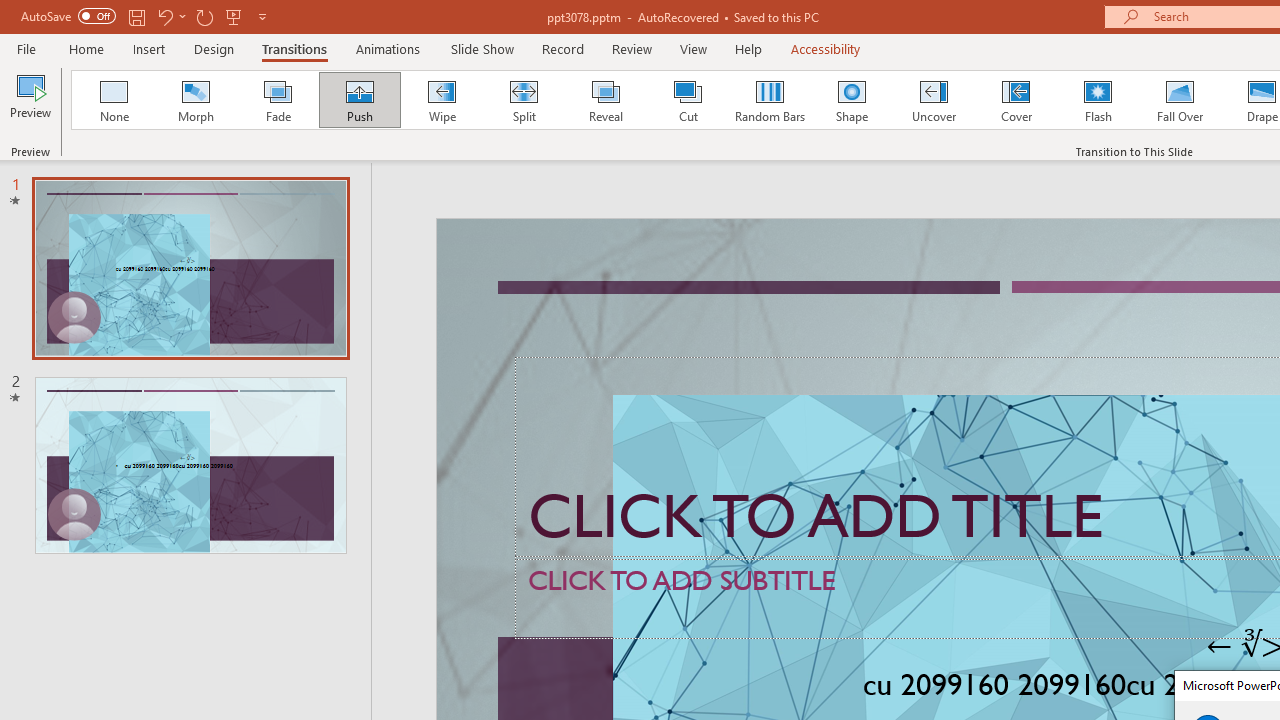 This screenshot has height=720, width=1280. I want to click on 'Uncover', so click(933, 100).